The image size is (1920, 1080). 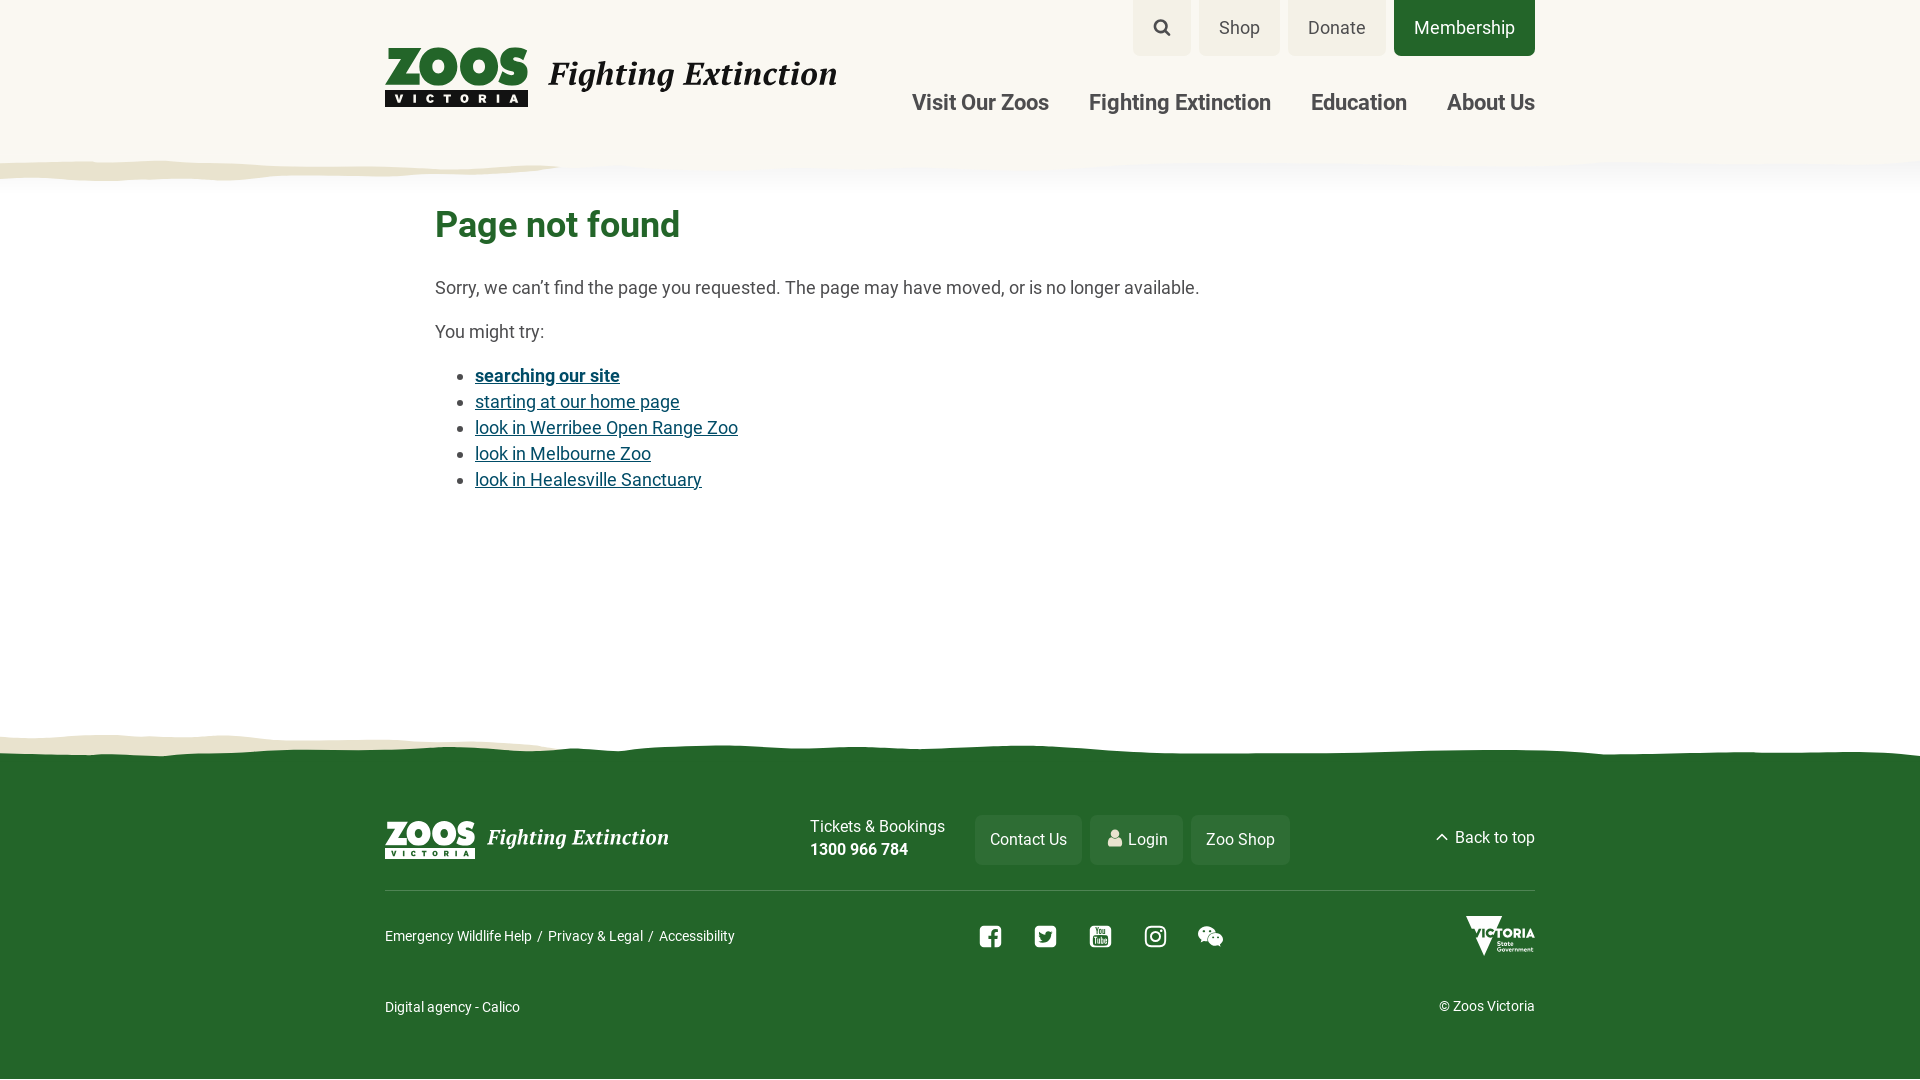 What do you see at coordinates (1238, 27) in the screenshot?
I see `'Shop'` at bounding box center [1238, 27].